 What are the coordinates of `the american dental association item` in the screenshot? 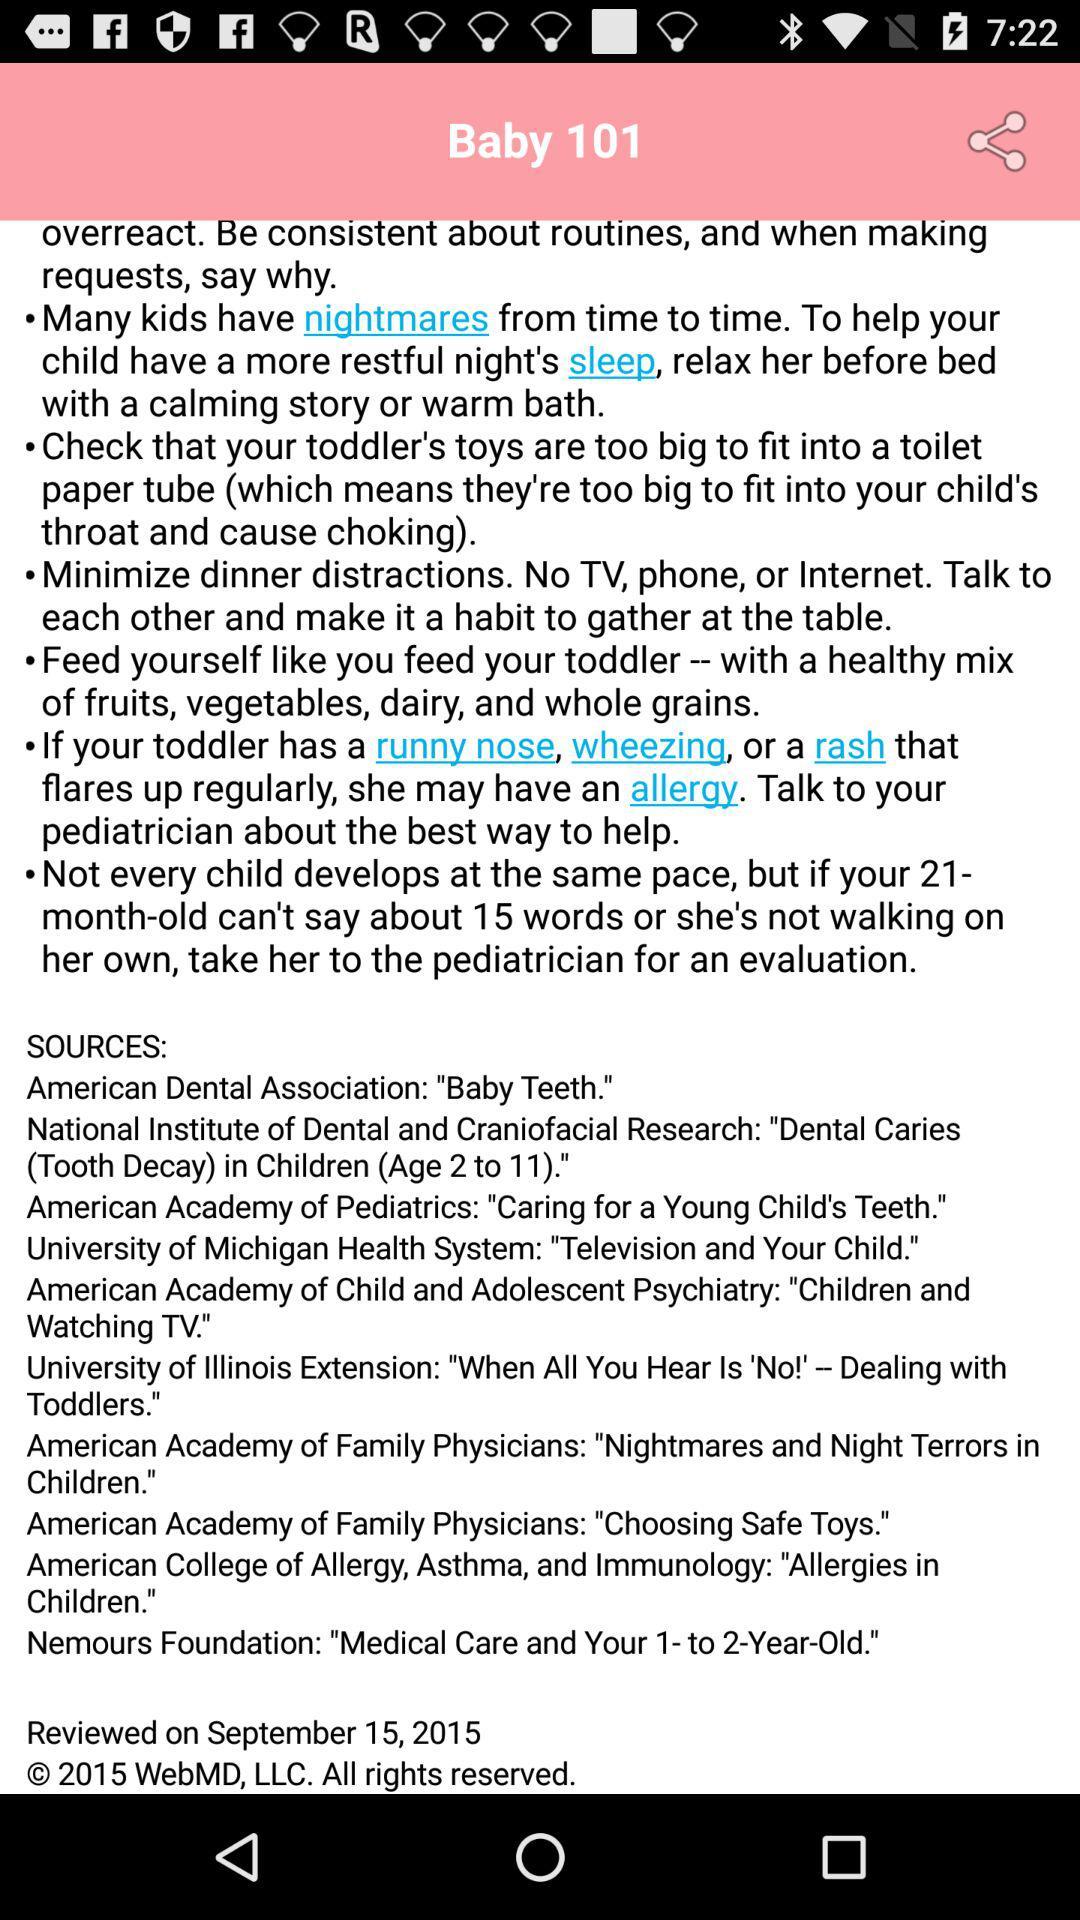 It's located at (540, 1085).